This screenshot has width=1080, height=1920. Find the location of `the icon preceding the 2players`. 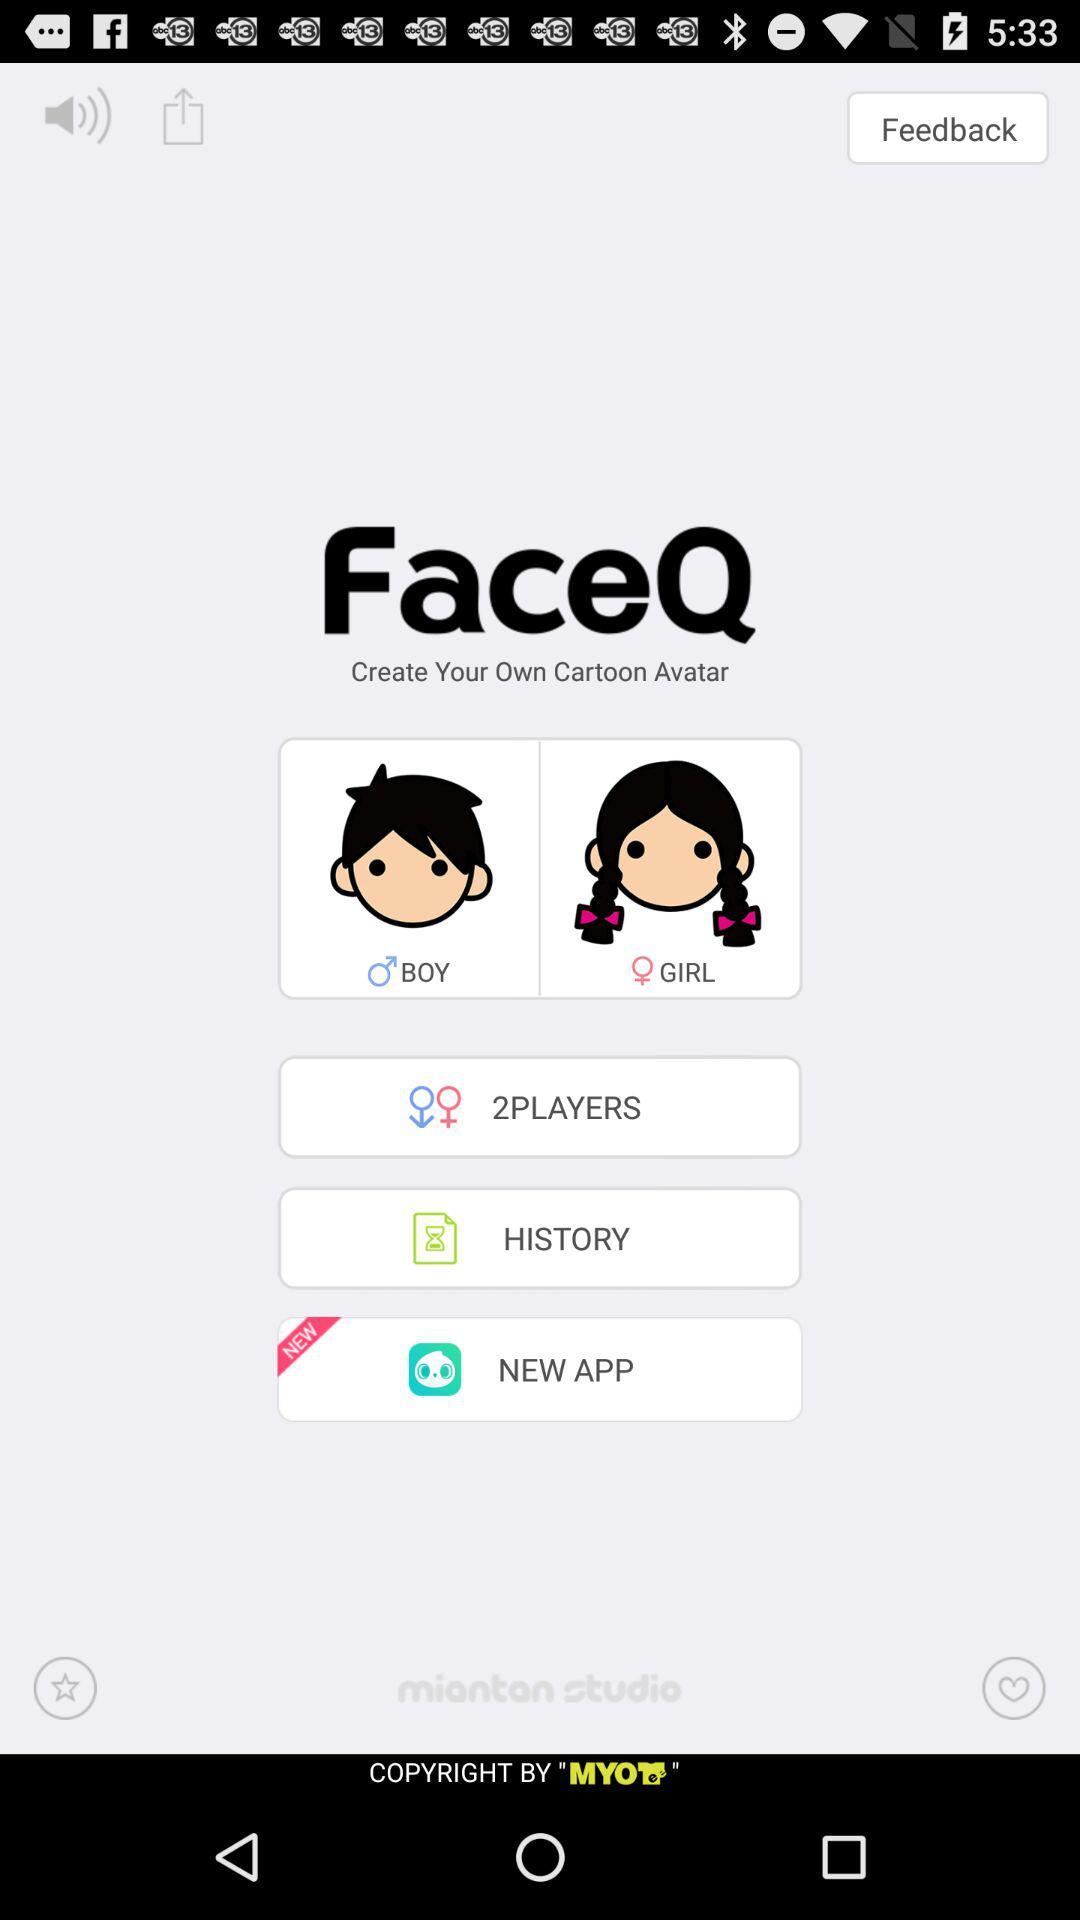

the icon preceding the 2players is located at coordinates (434, 1106).